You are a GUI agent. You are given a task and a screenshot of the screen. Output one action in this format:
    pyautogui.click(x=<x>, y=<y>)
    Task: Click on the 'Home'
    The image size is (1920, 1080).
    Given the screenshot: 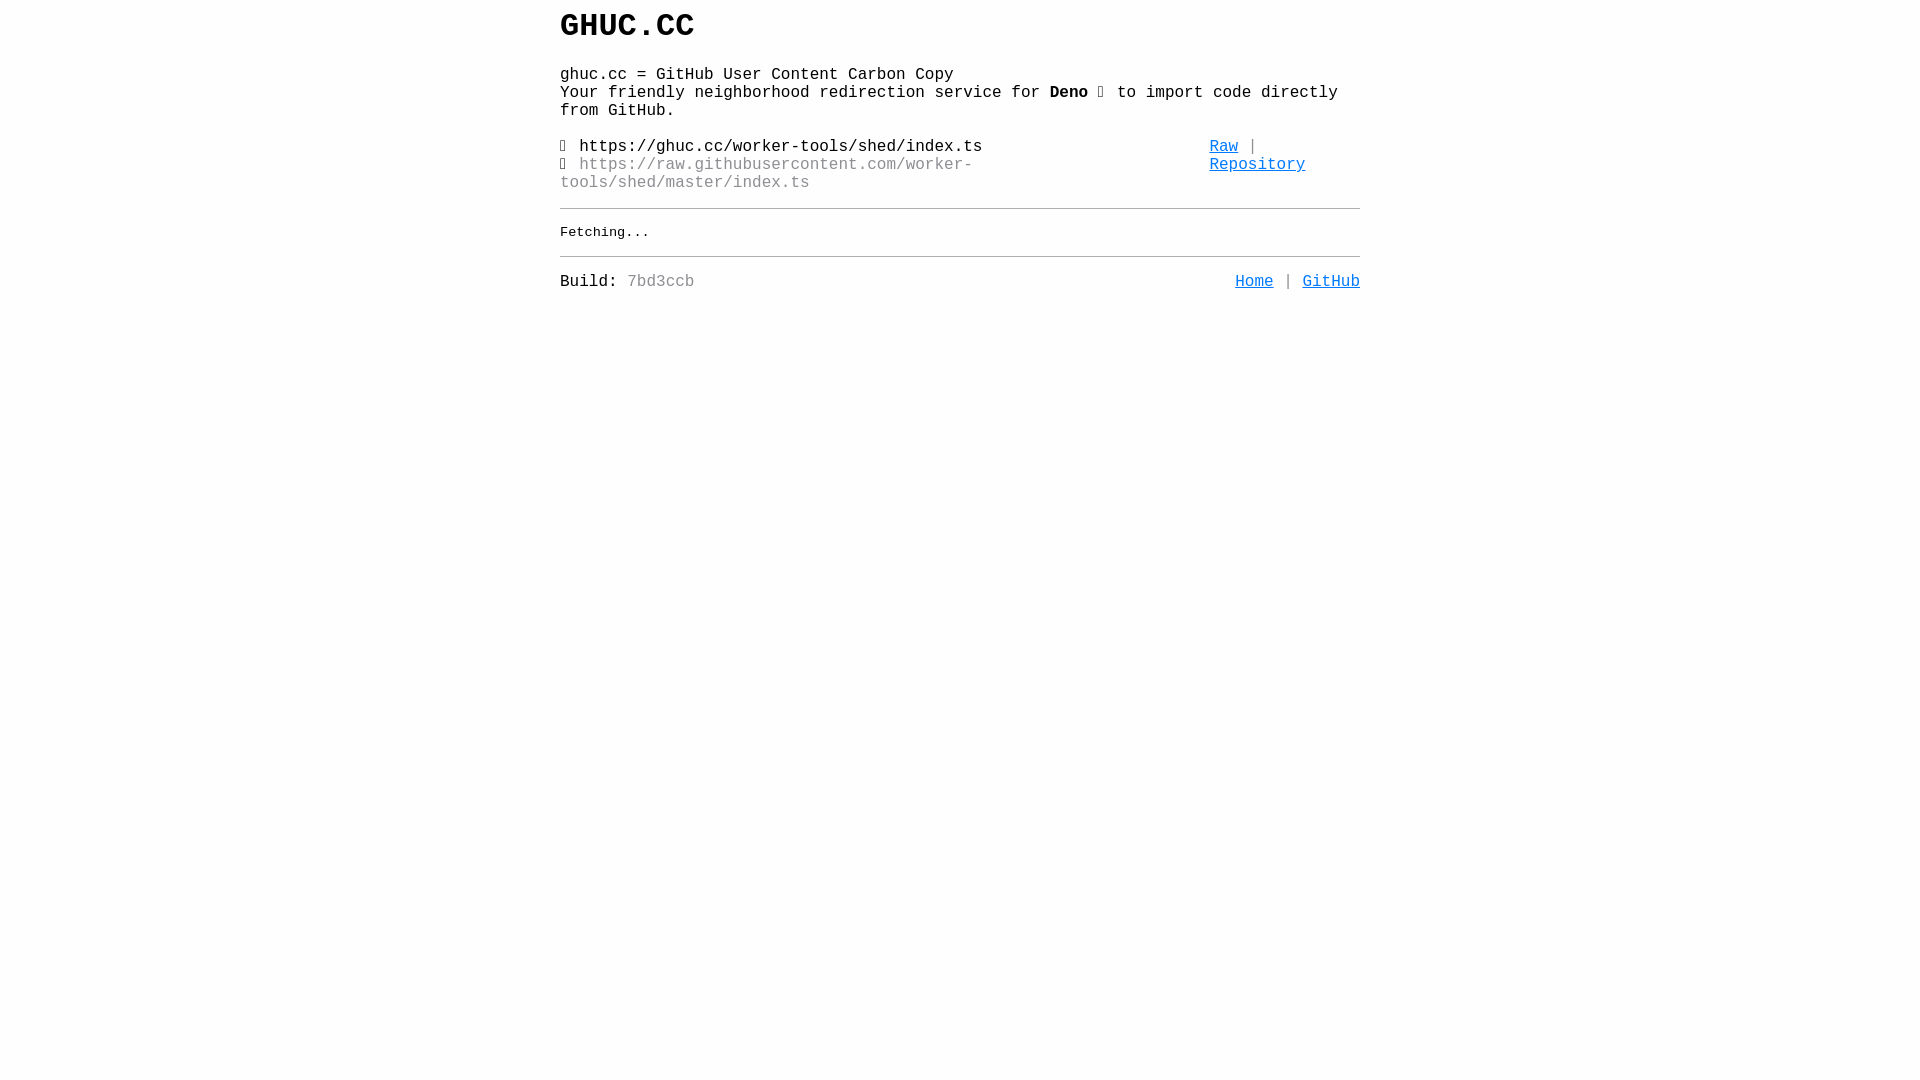 What is the action you would take?
    pyautogui.click(x=1252, y=281)
    